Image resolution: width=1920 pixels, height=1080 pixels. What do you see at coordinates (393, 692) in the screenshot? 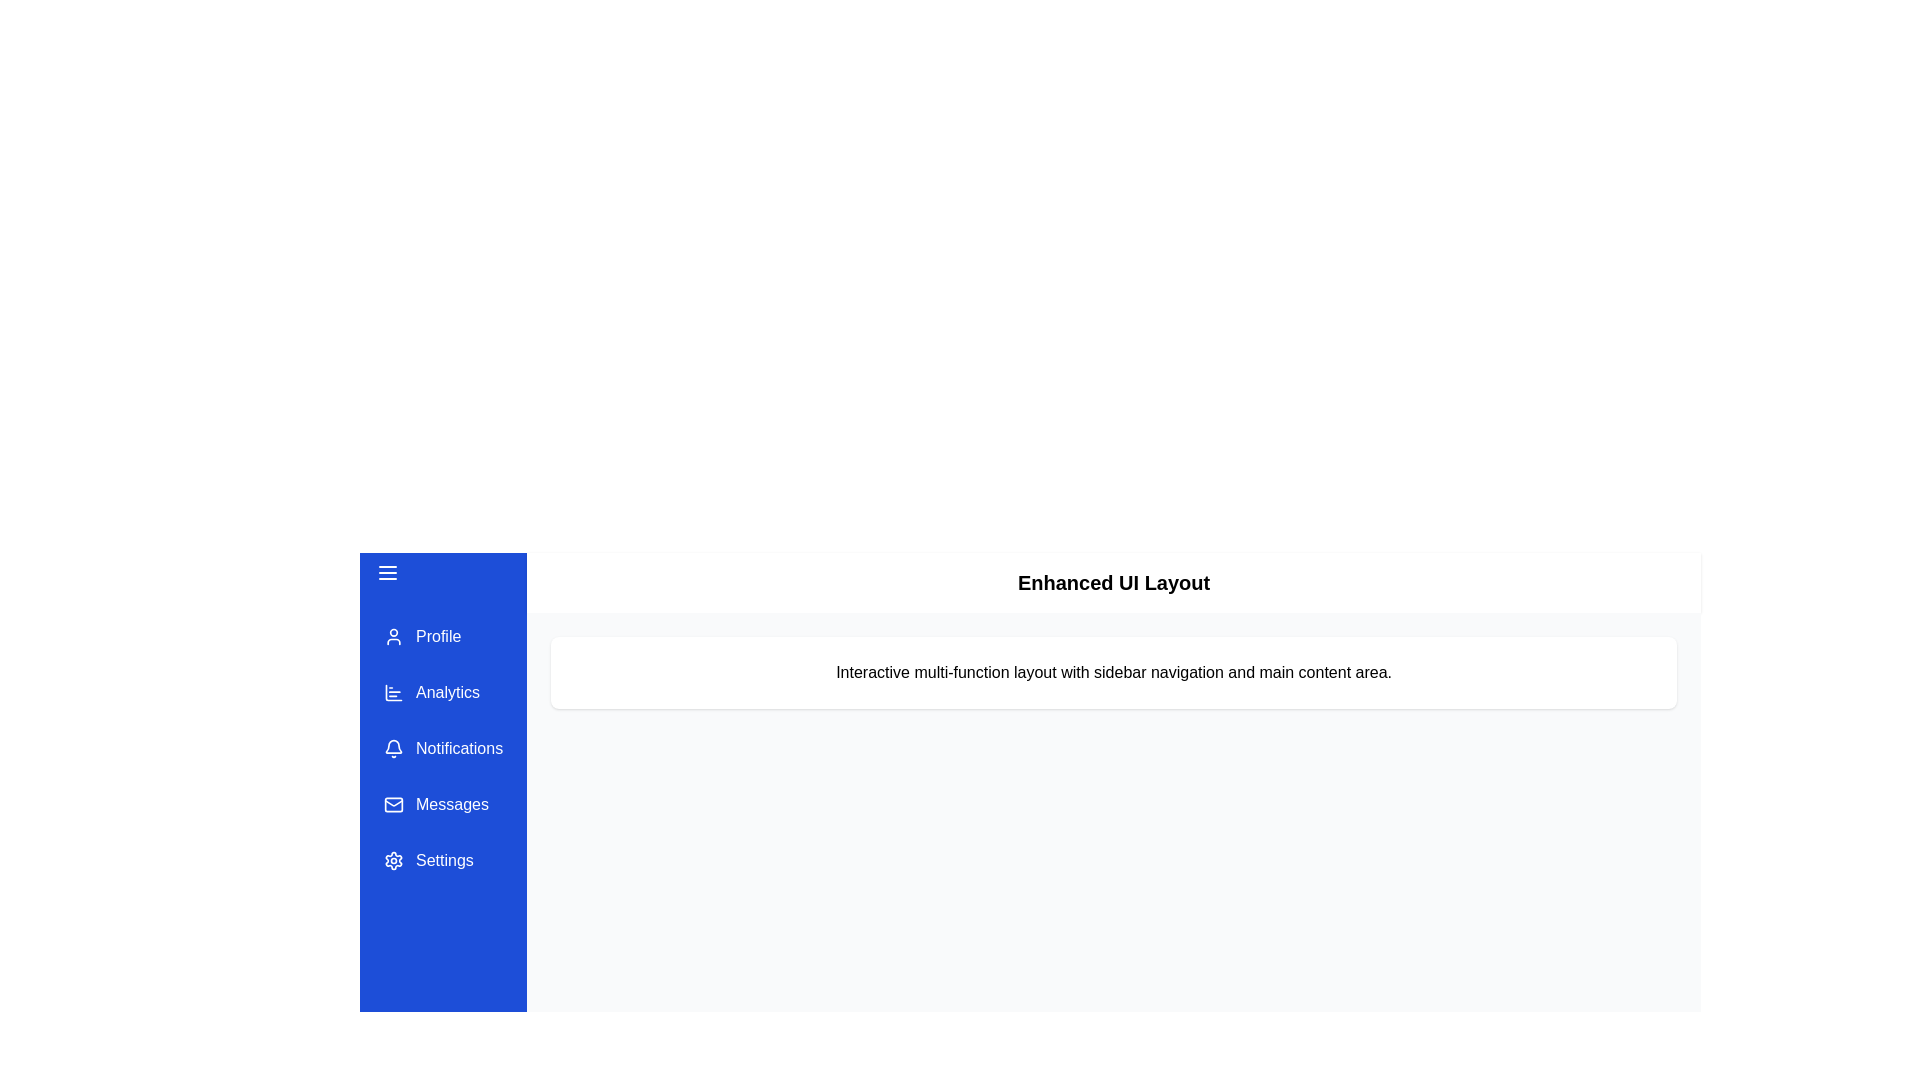
I see `the chart-related icon located in the sidebar next to the 'Analytics' label` at bounding box center [393, 692].